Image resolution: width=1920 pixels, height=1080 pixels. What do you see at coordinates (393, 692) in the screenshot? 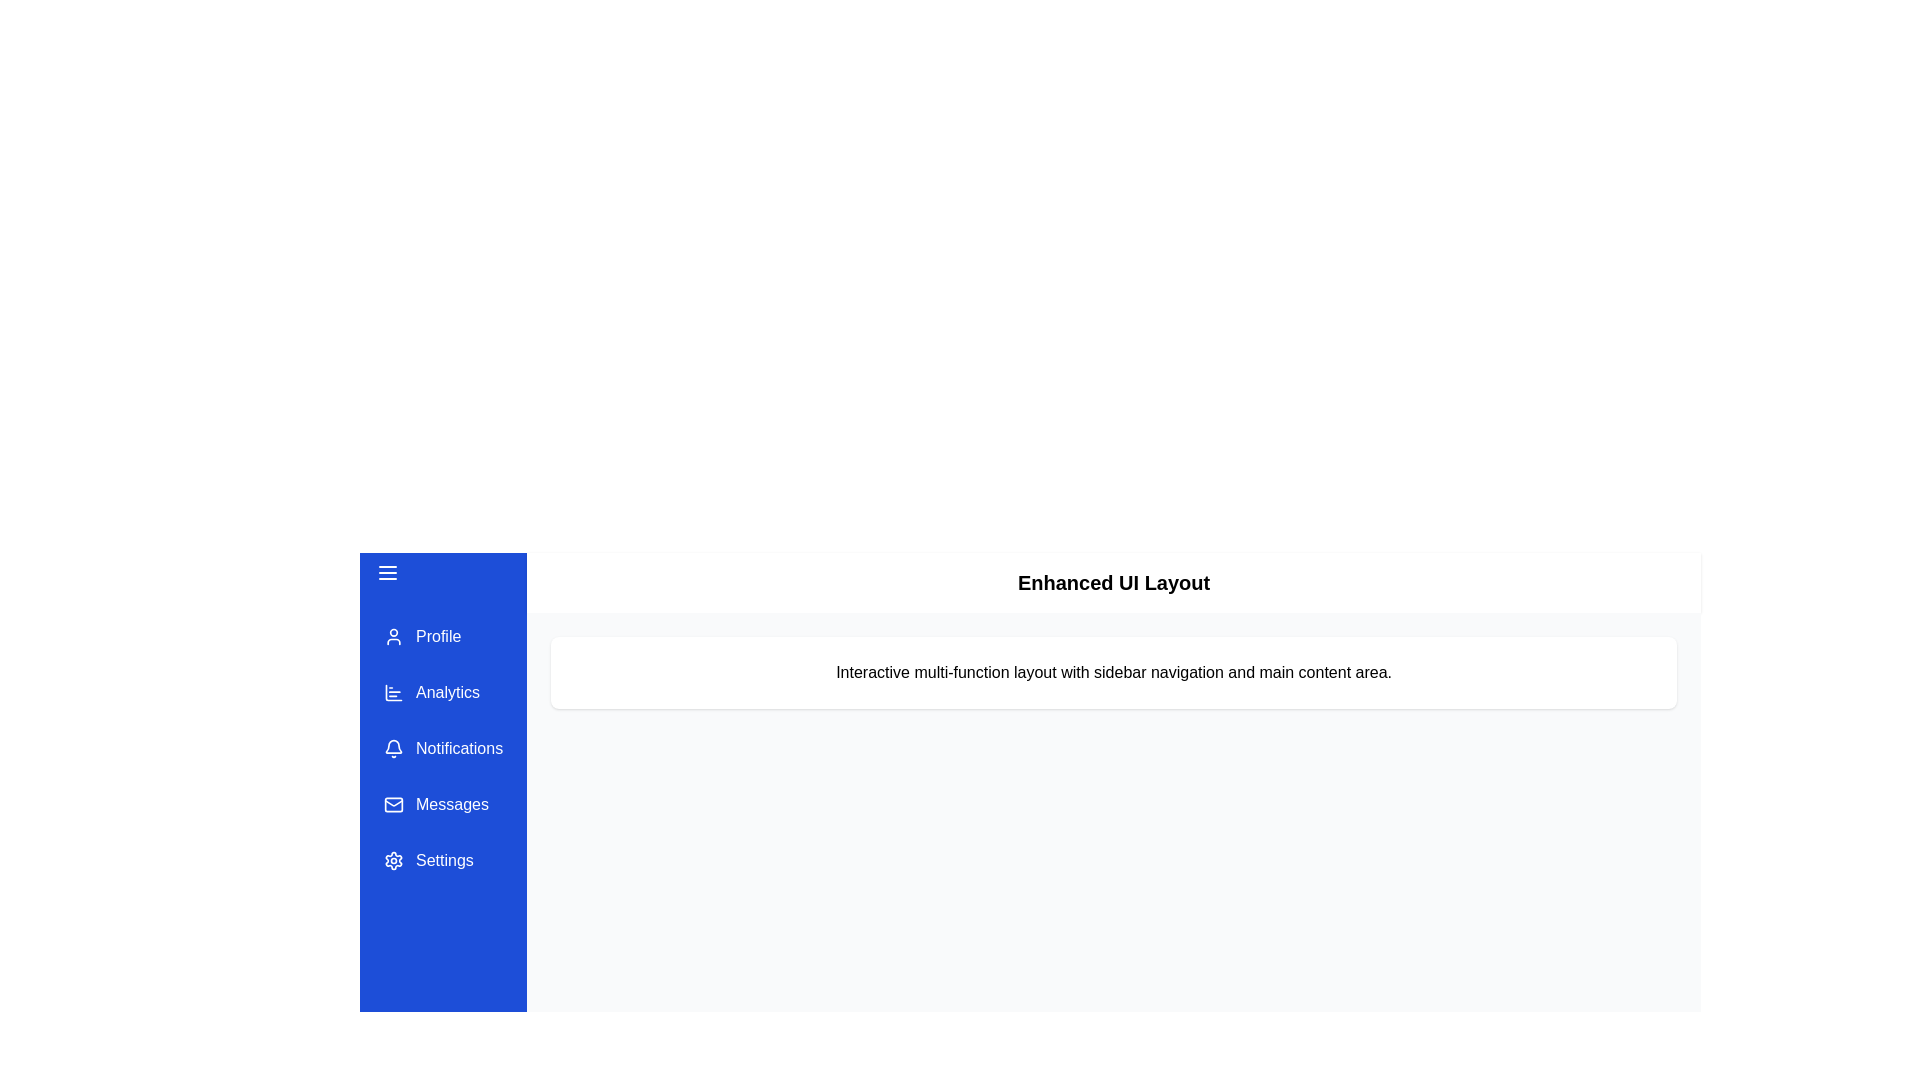
I see `the chart-related icon located in the sidebar next to the 'Analytics' label` at bounding box center [393, 692].